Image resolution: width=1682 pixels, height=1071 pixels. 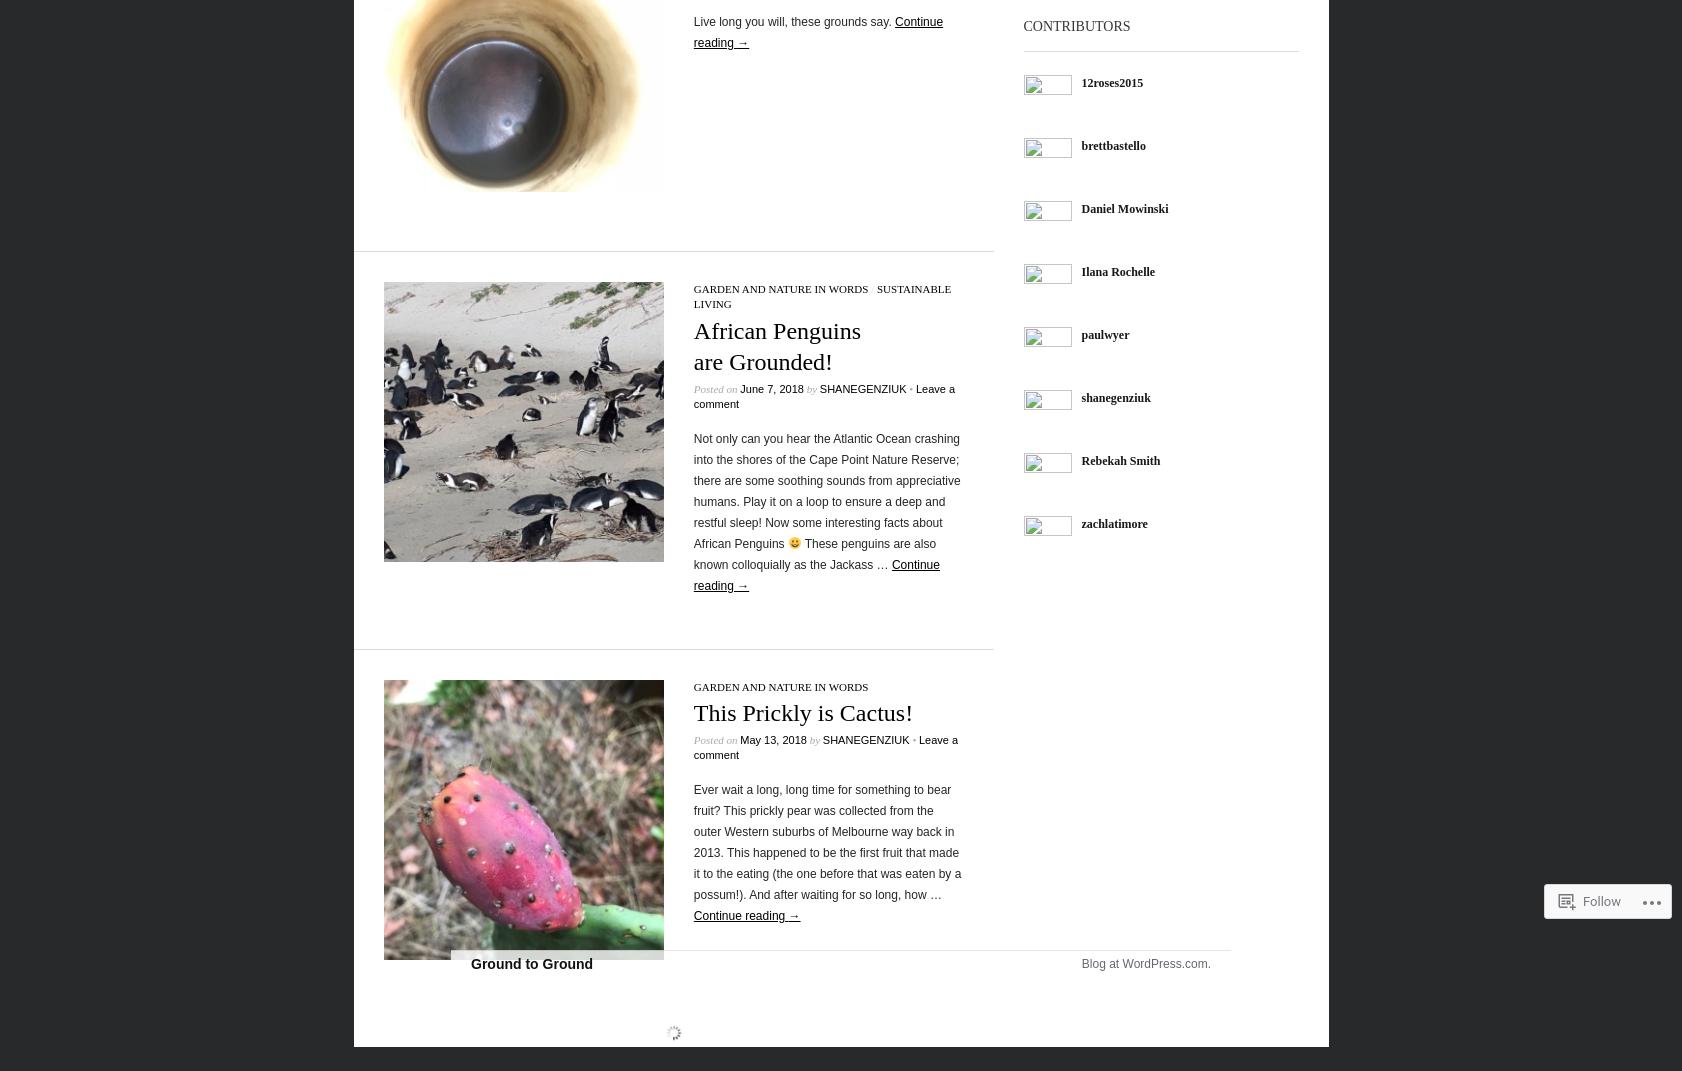 I want to click on 'Daniel Mowinski', so click(x=1080, y=207).